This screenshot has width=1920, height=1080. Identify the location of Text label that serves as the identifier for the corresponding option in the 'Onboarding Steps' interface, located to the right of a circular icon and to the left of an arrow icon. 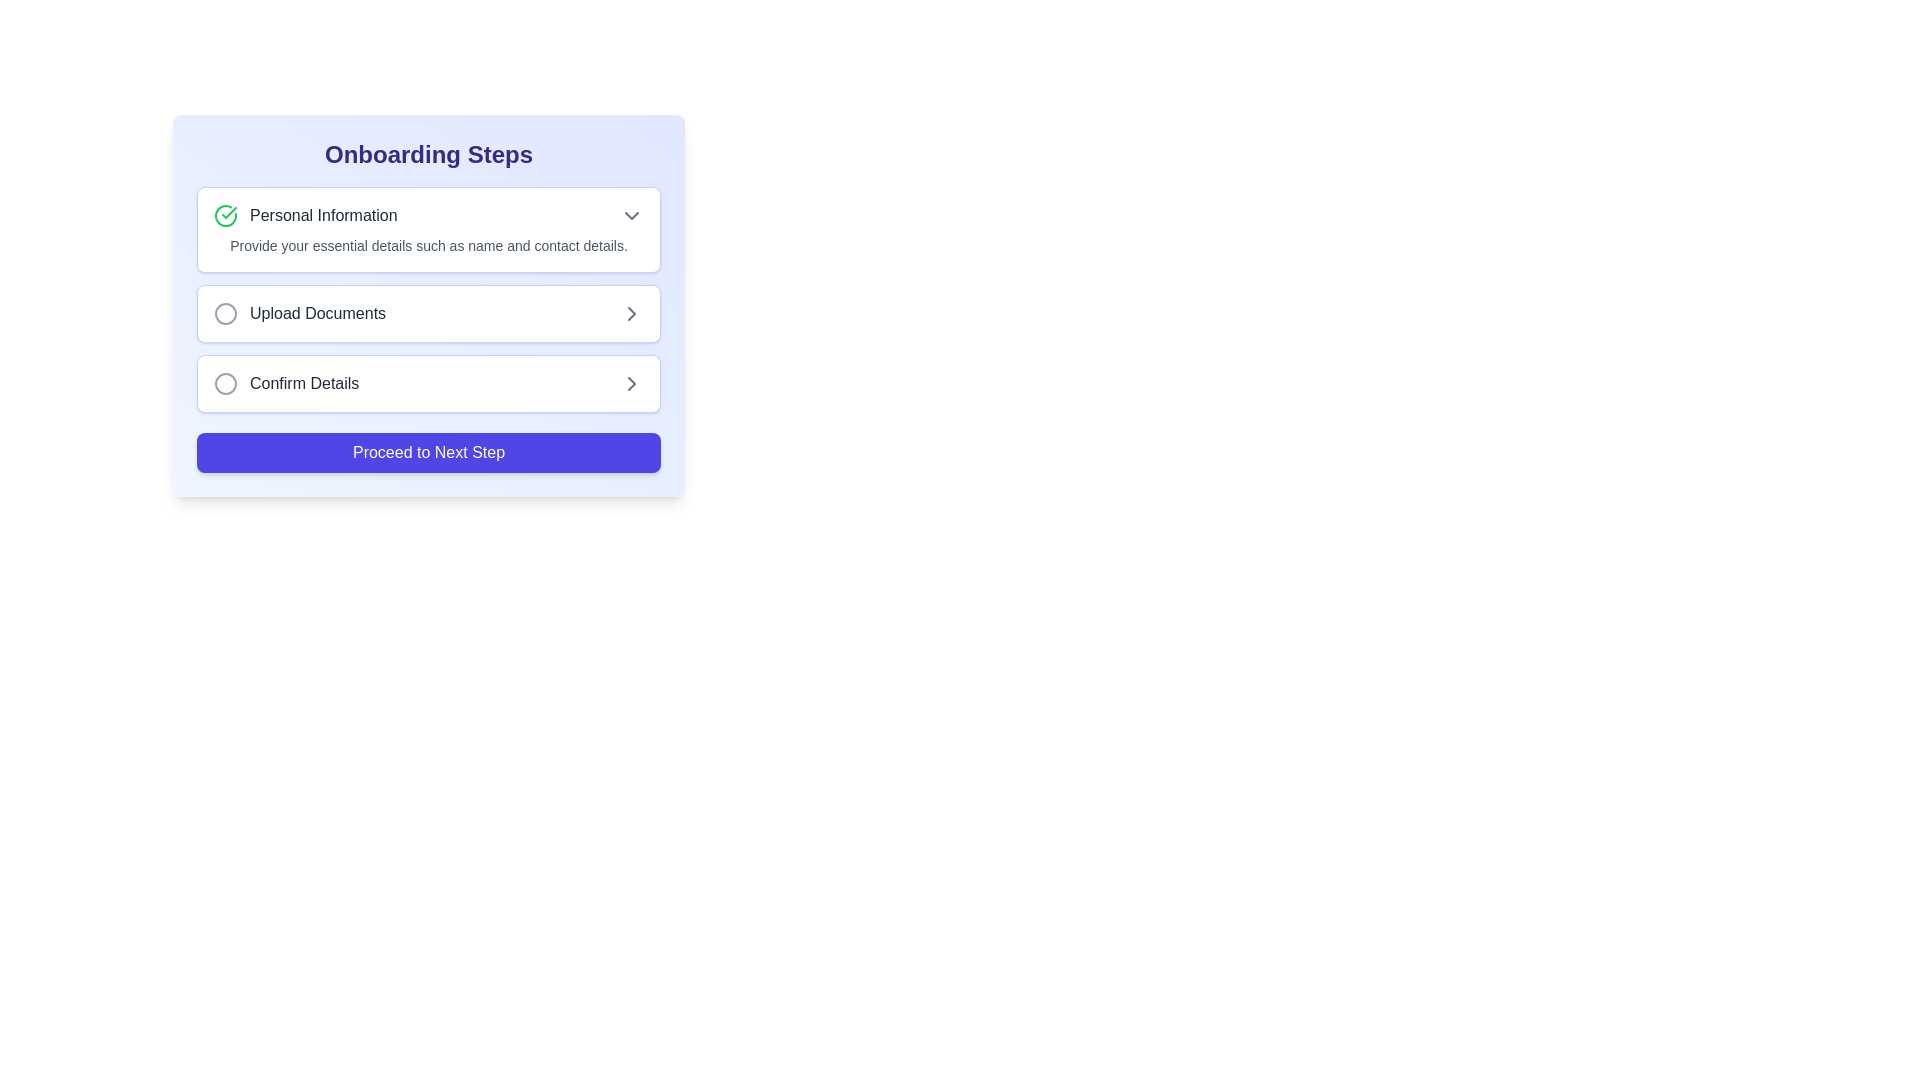
(303, 384).